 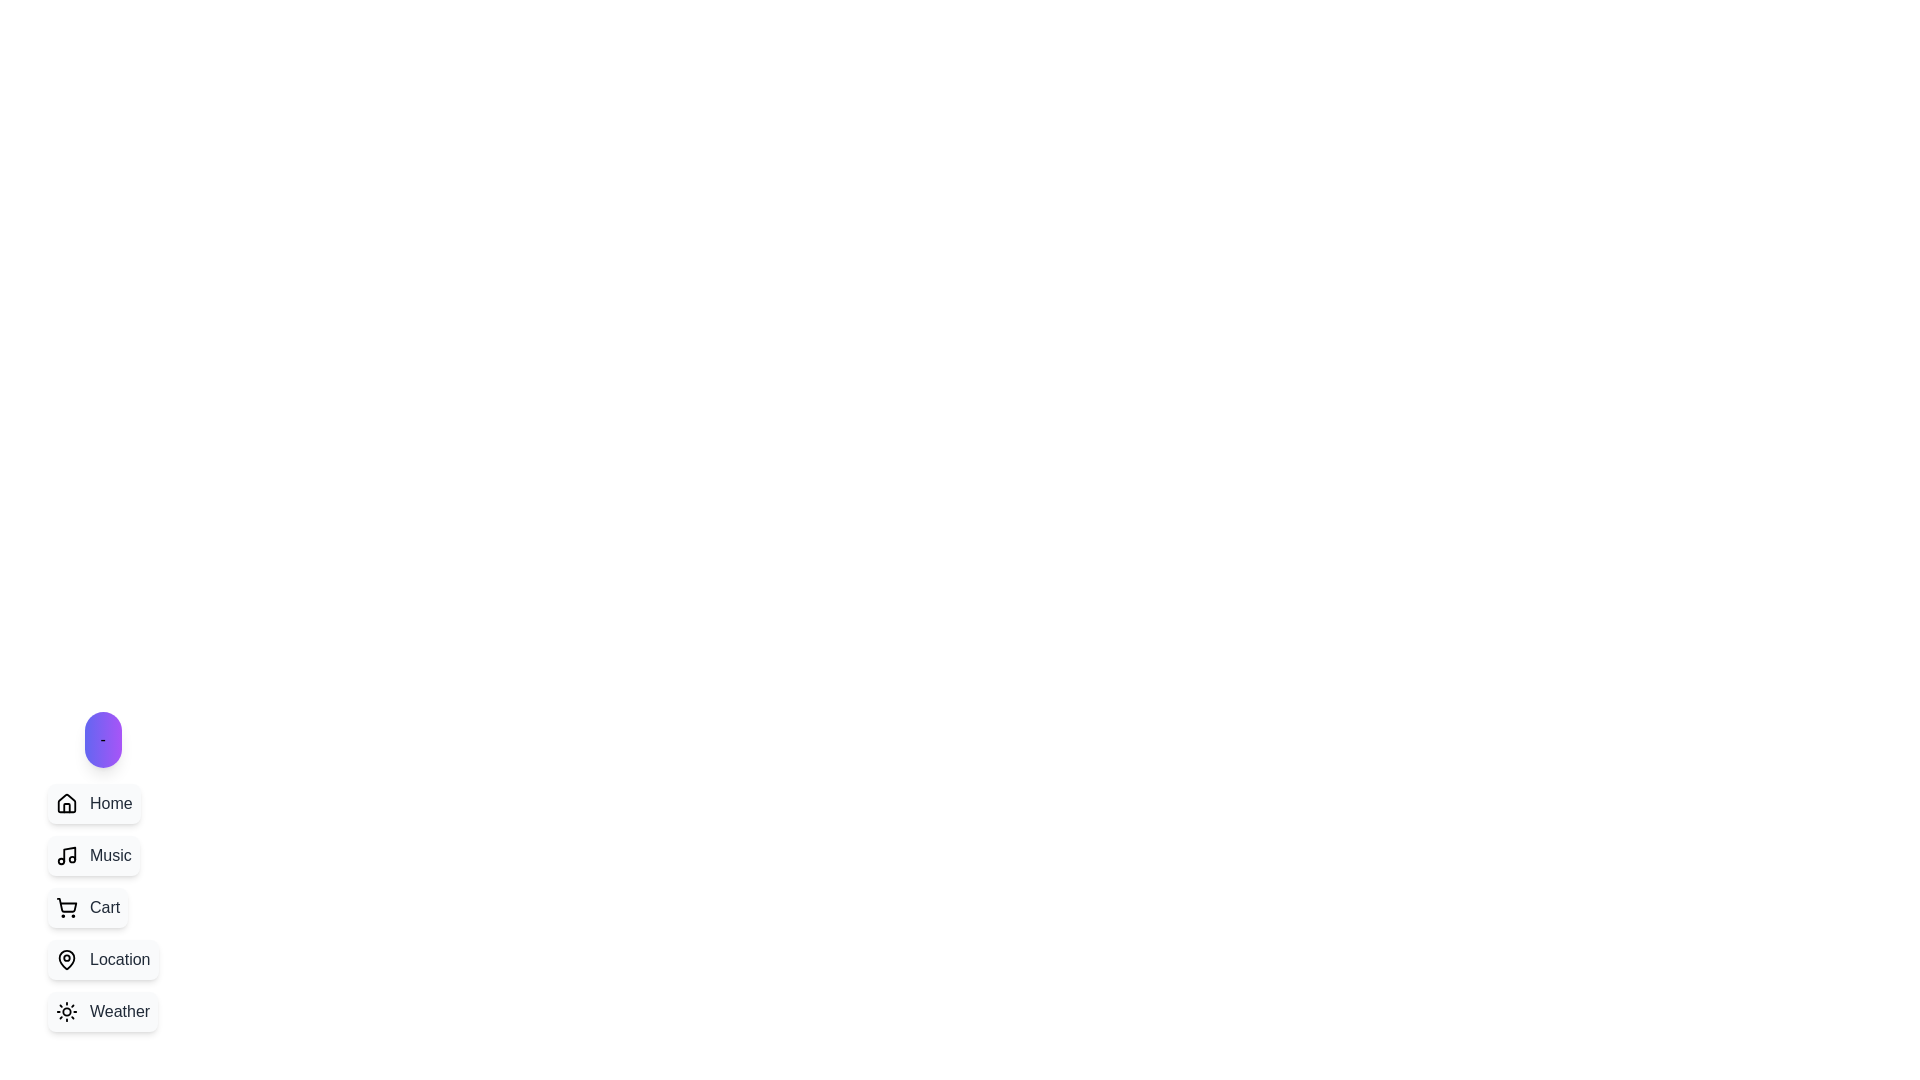 What do you see at coordinates (93, 802) in the screenshot?
I see `the 'Home' button located at the top of the list, which has a house icon and a light gray background that darkens on hover` at bounding box center [93, 802].